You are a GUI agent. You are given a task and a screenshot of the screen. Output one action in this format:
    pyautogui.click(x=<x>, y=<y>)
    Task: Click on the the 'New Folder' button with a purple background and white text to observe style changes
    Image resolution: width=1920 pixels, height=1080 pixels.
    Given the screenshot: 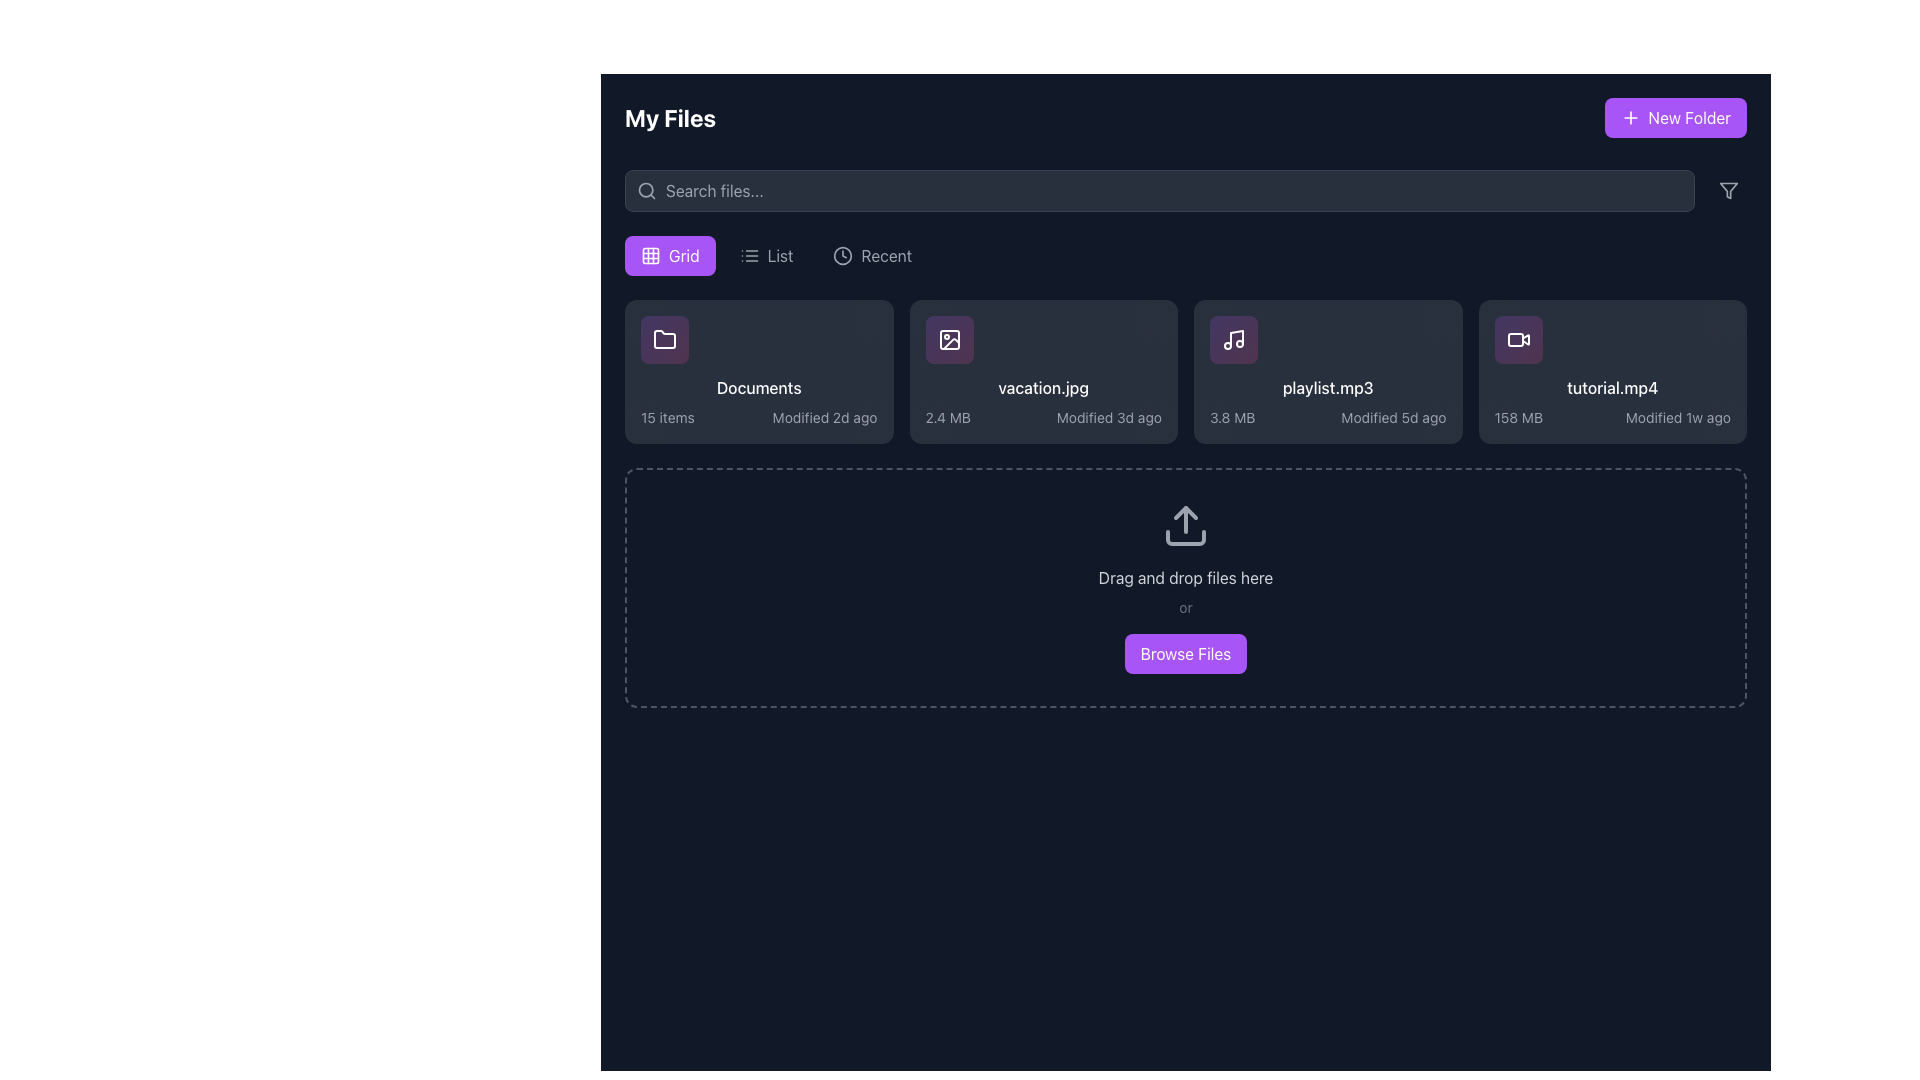 What is the action you would take?
    pyautogui.click(x=1675, y=118)
    